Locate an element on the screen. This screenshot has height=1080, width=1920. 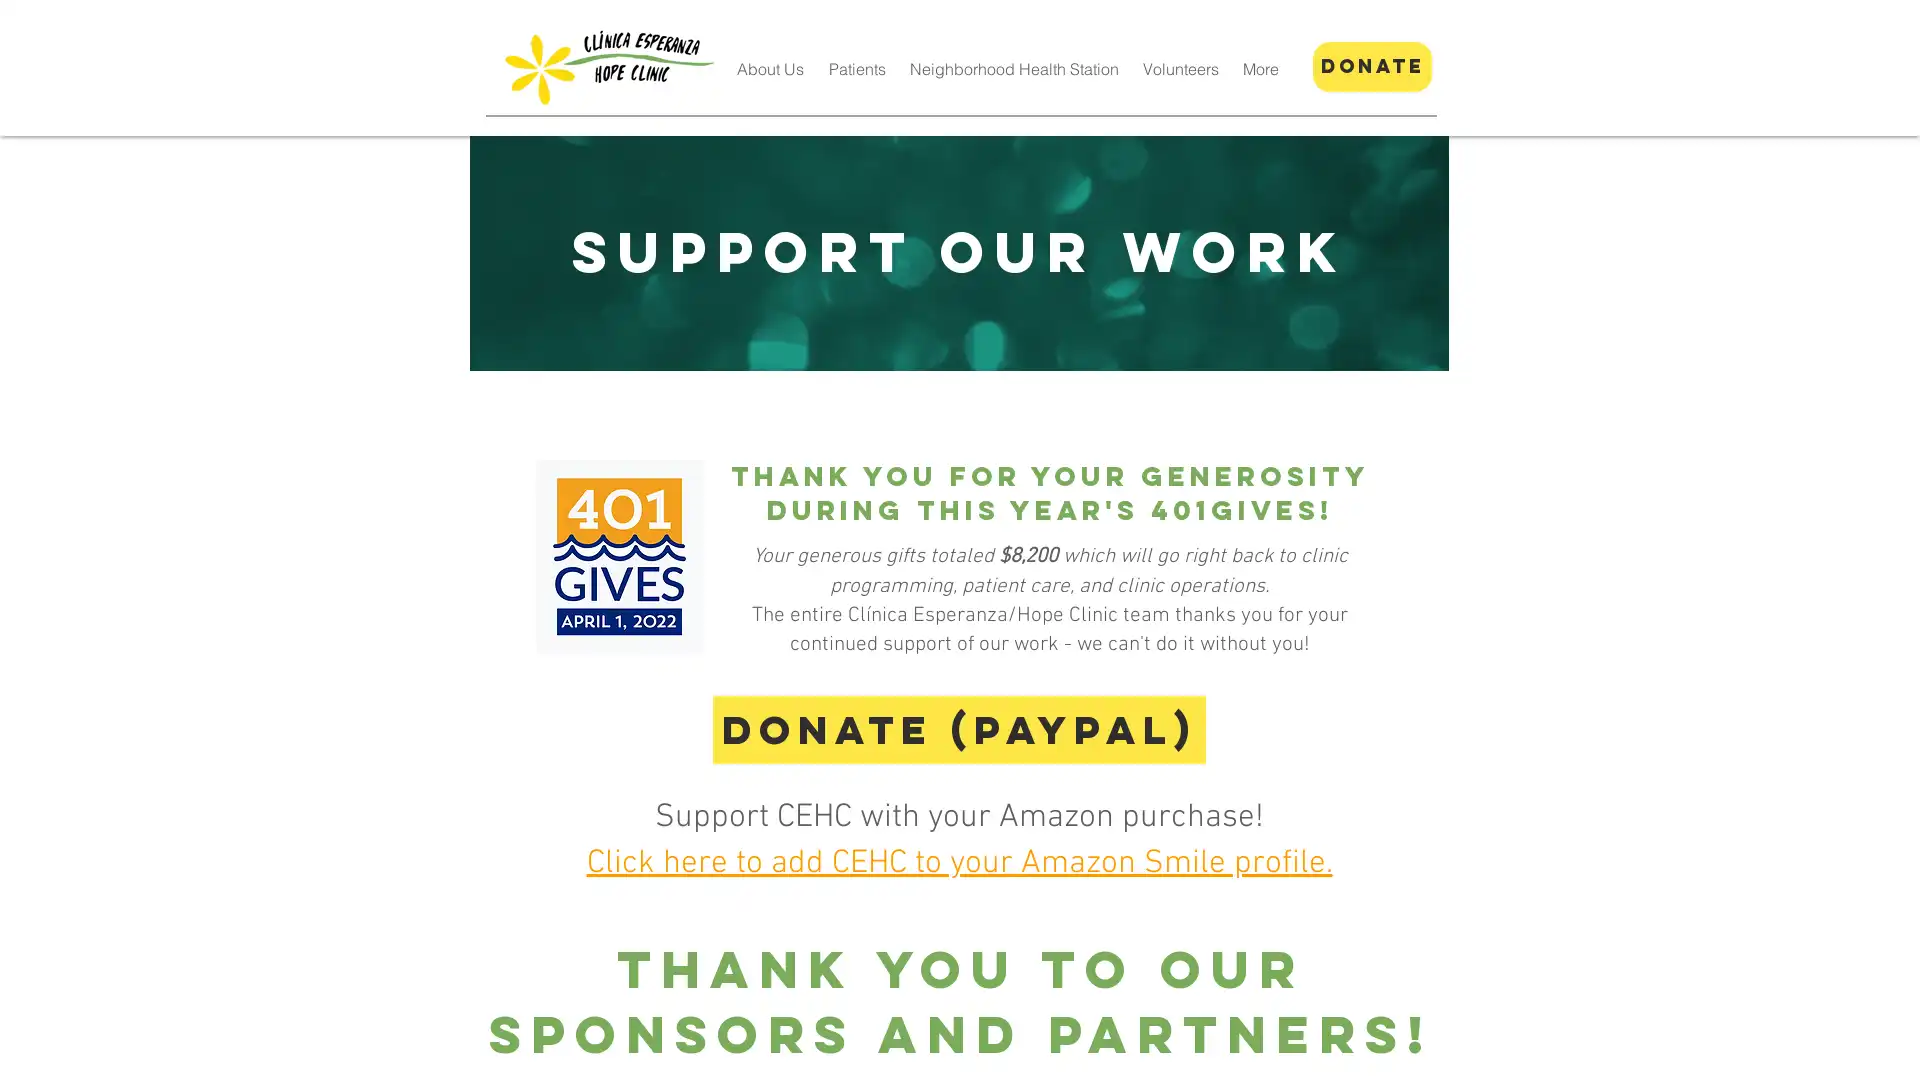
Close is located at coordinates (1895, 1047).